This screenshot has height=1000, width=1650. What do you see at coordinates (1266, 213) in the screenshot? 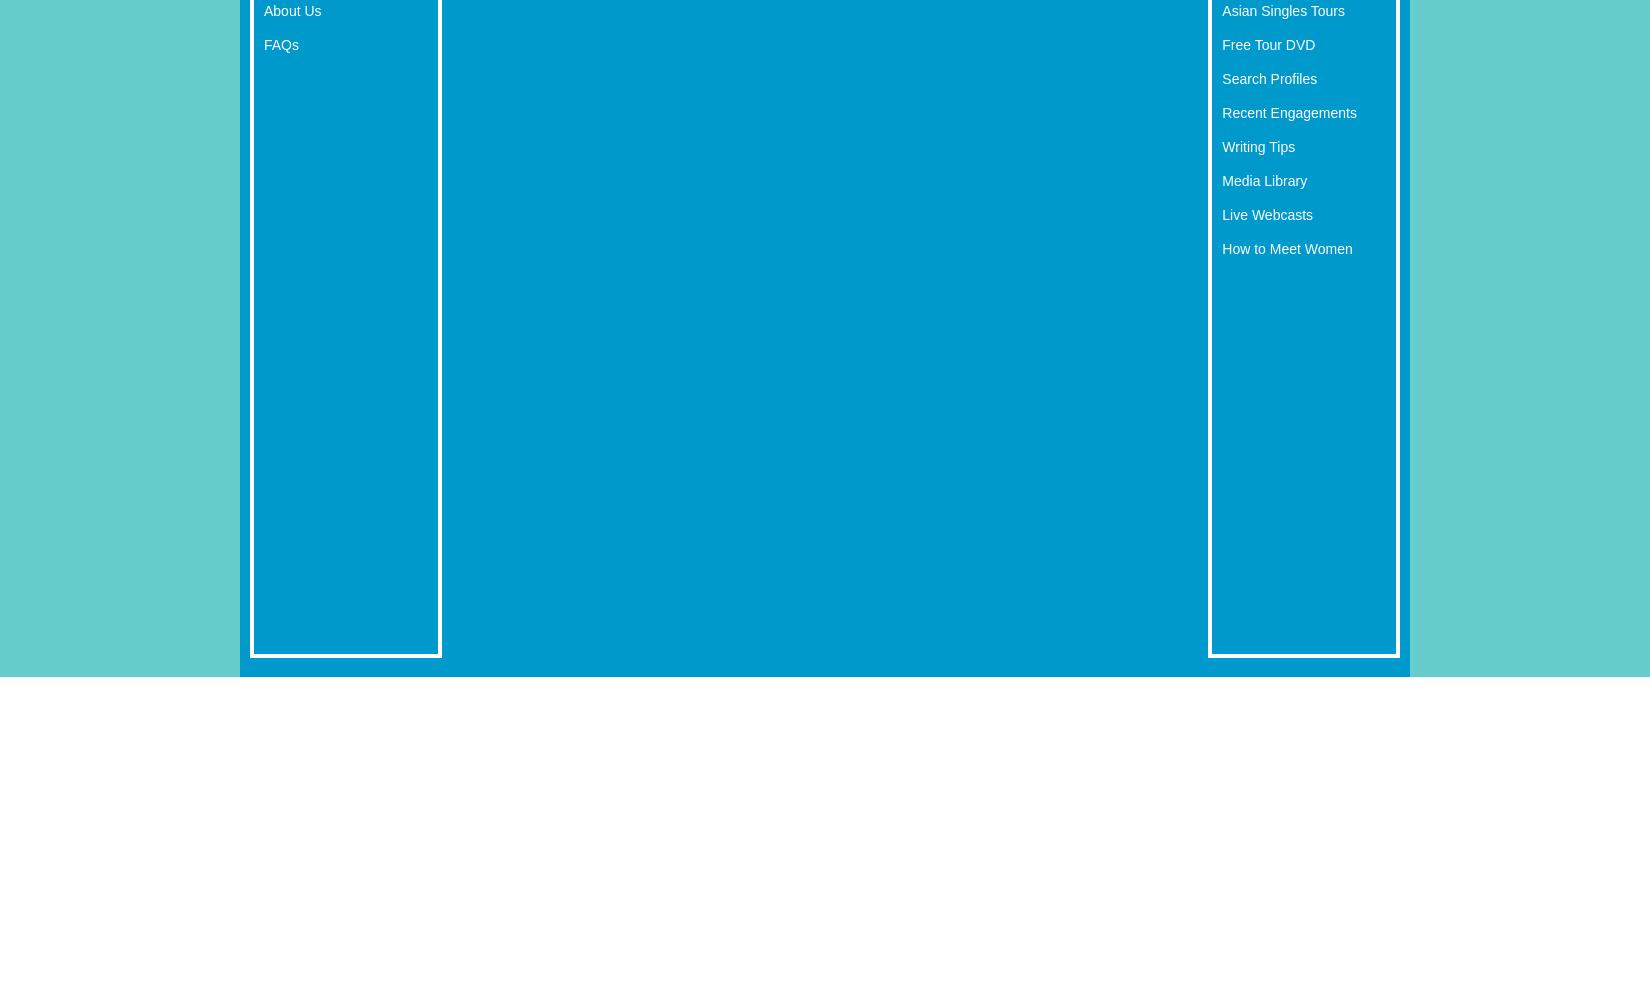
I see `'Live Webcasts'` at bounding box center [1266, 213].